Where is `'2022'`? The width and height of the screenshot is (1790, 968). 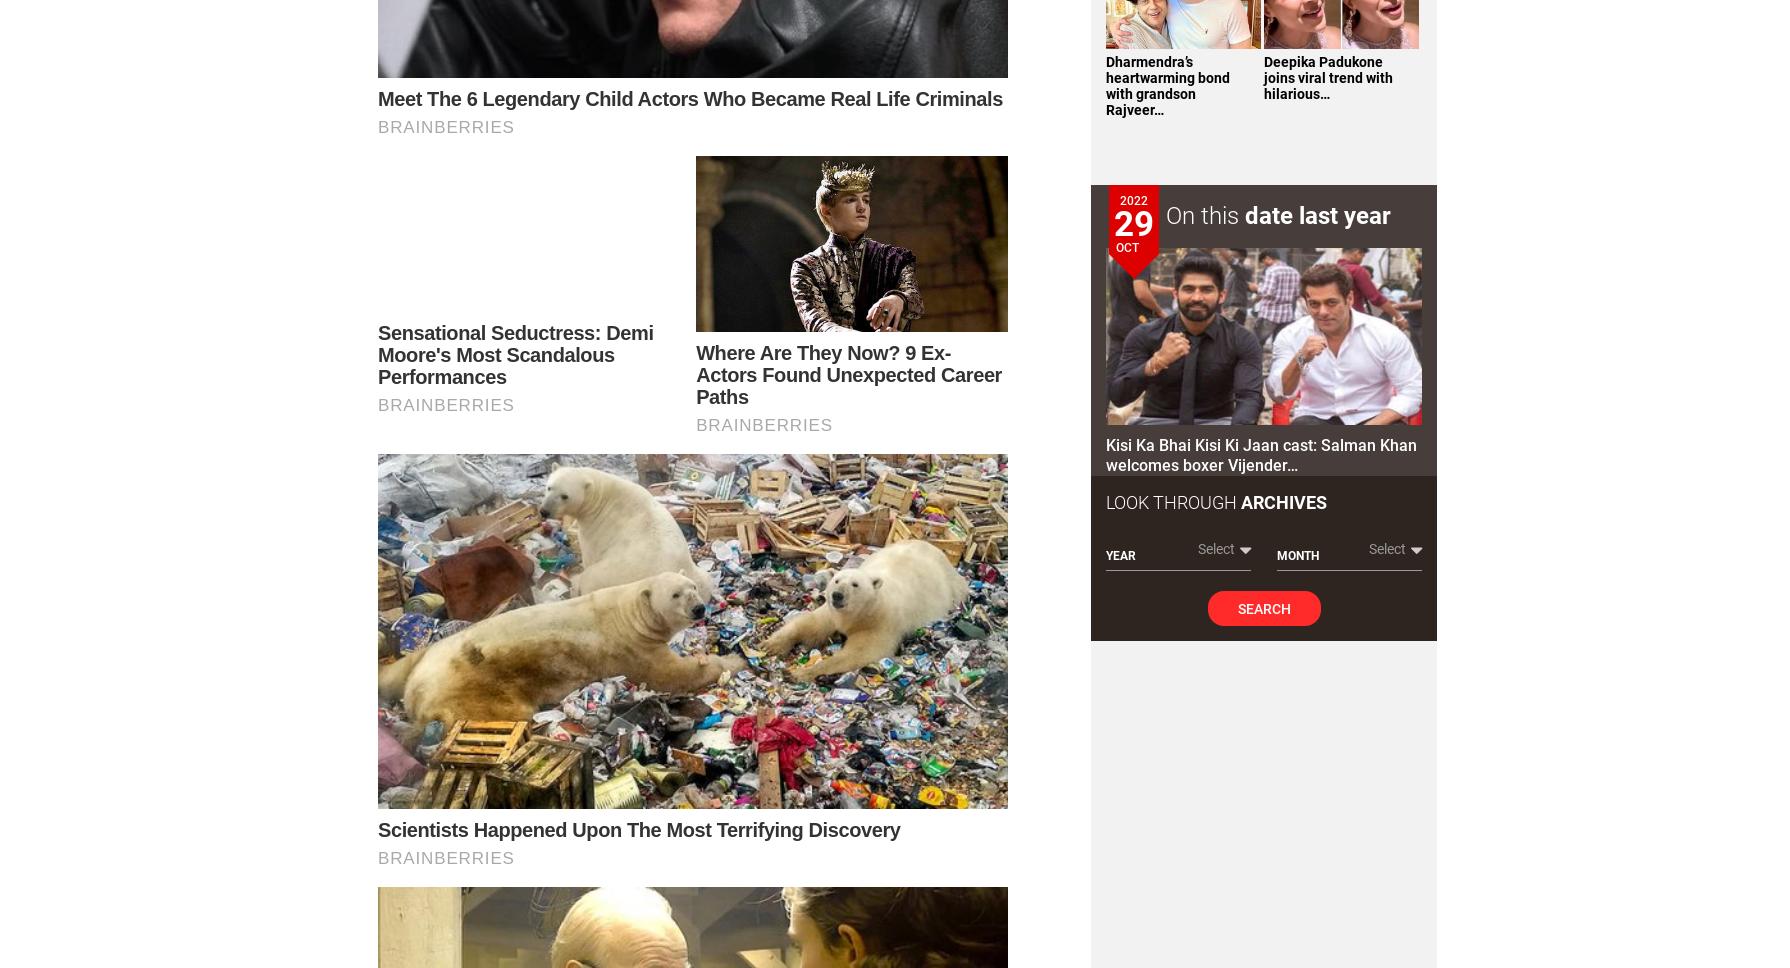 '2022' is located at coordinates (1133, 199).